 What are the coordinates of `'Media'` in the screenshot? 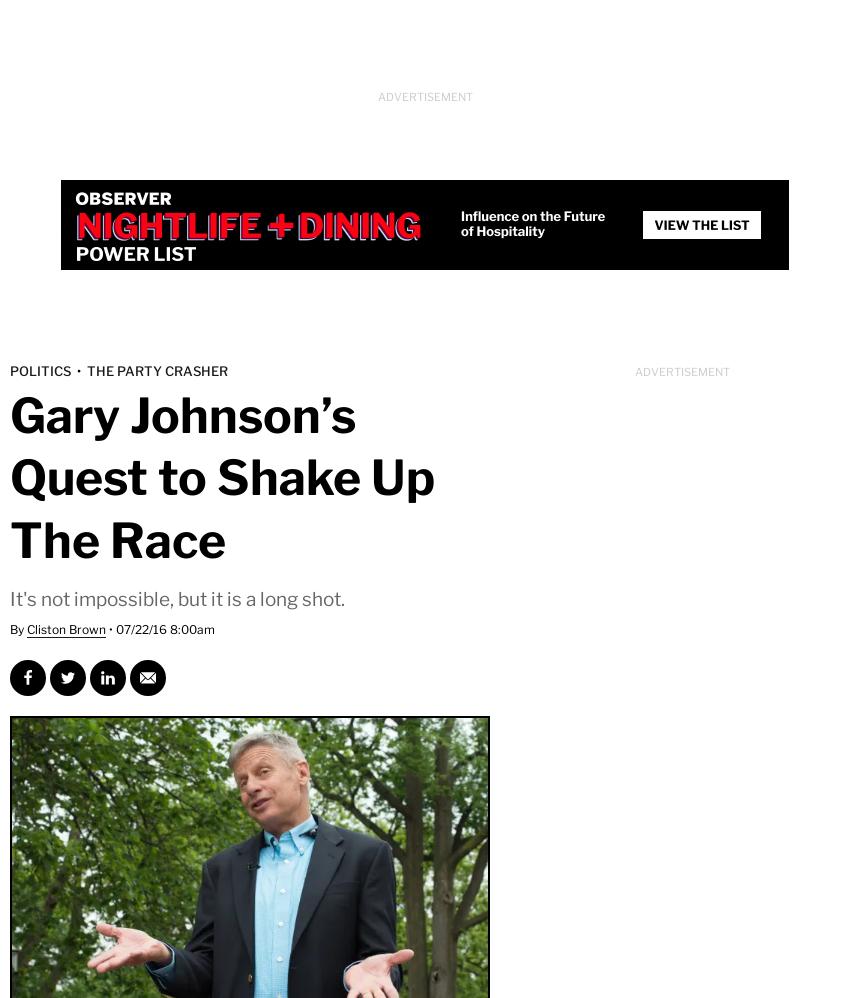 It's located at (384, 185).